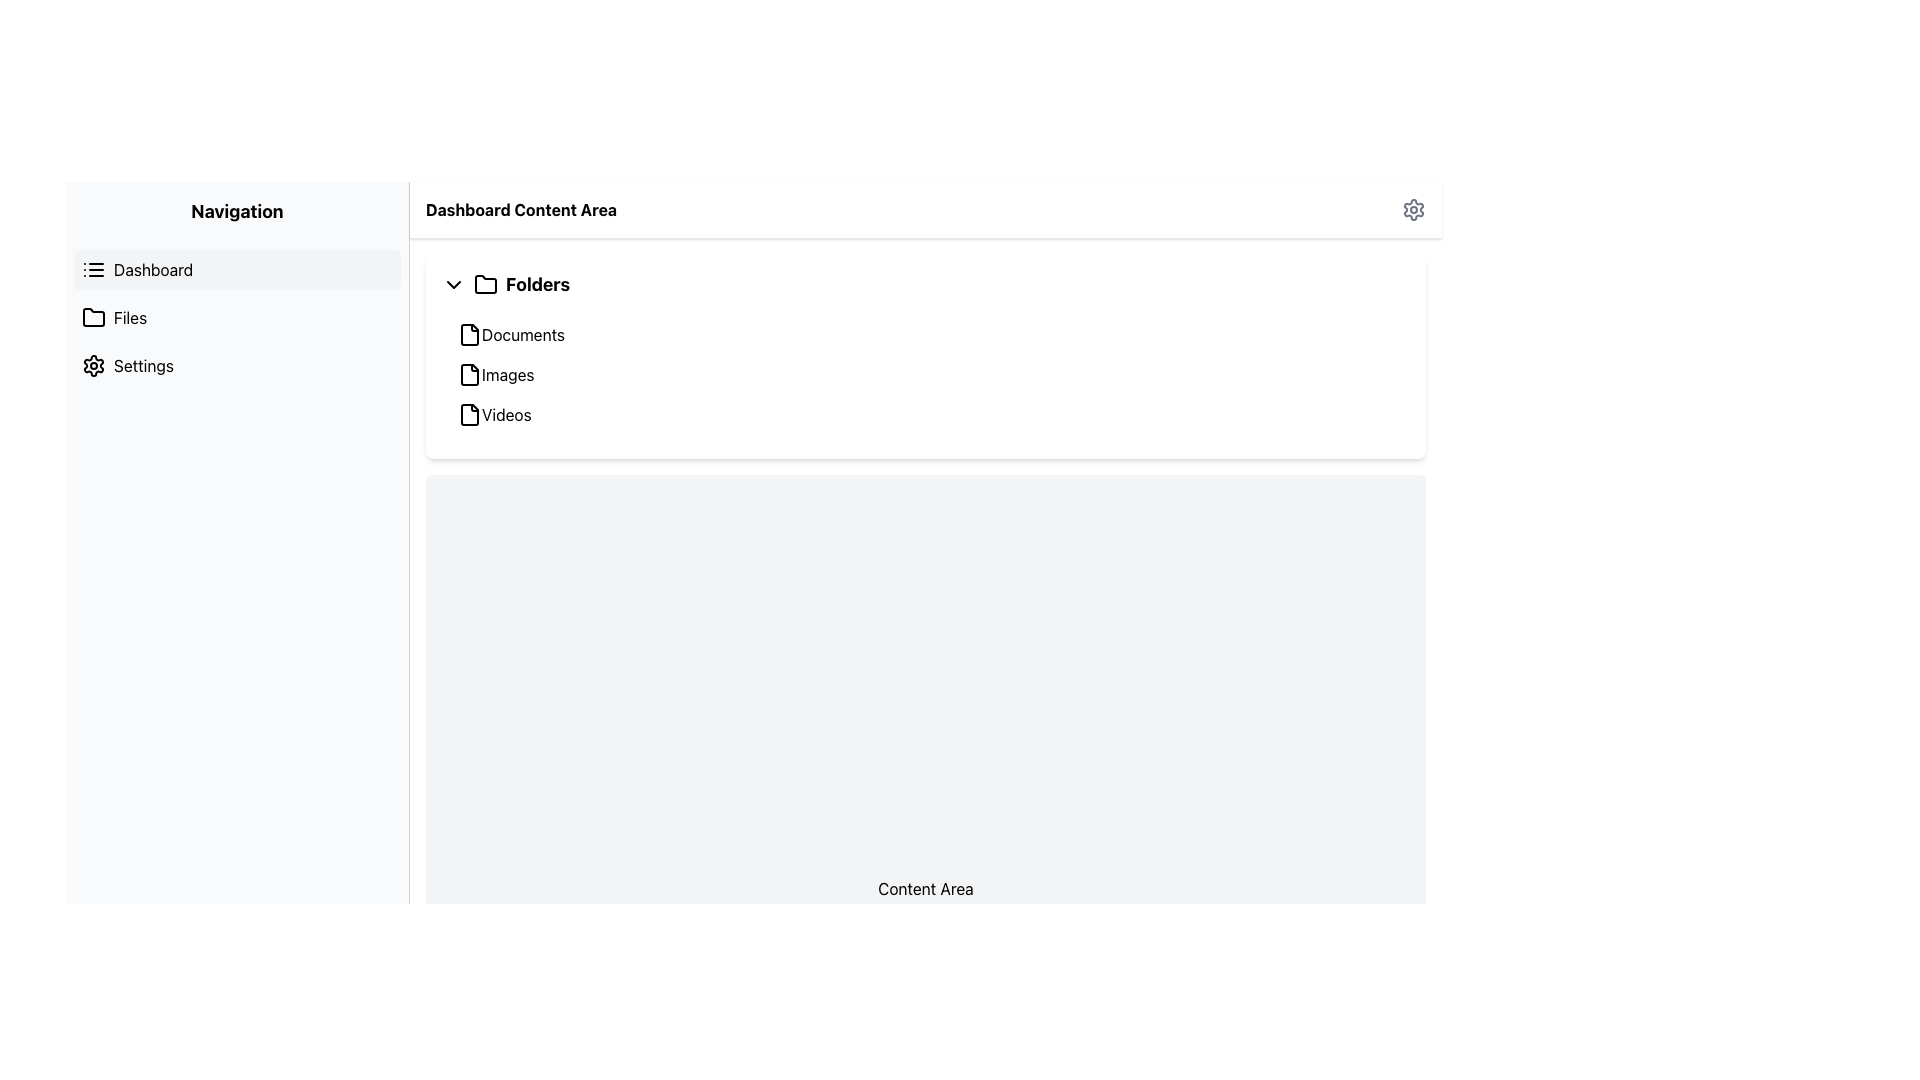  I want to click on the 'Dashboard' text label in the navigation sidebar, which is styled with a clean sans-serif font and is positioned next to a menu icon, so click(152, 270).